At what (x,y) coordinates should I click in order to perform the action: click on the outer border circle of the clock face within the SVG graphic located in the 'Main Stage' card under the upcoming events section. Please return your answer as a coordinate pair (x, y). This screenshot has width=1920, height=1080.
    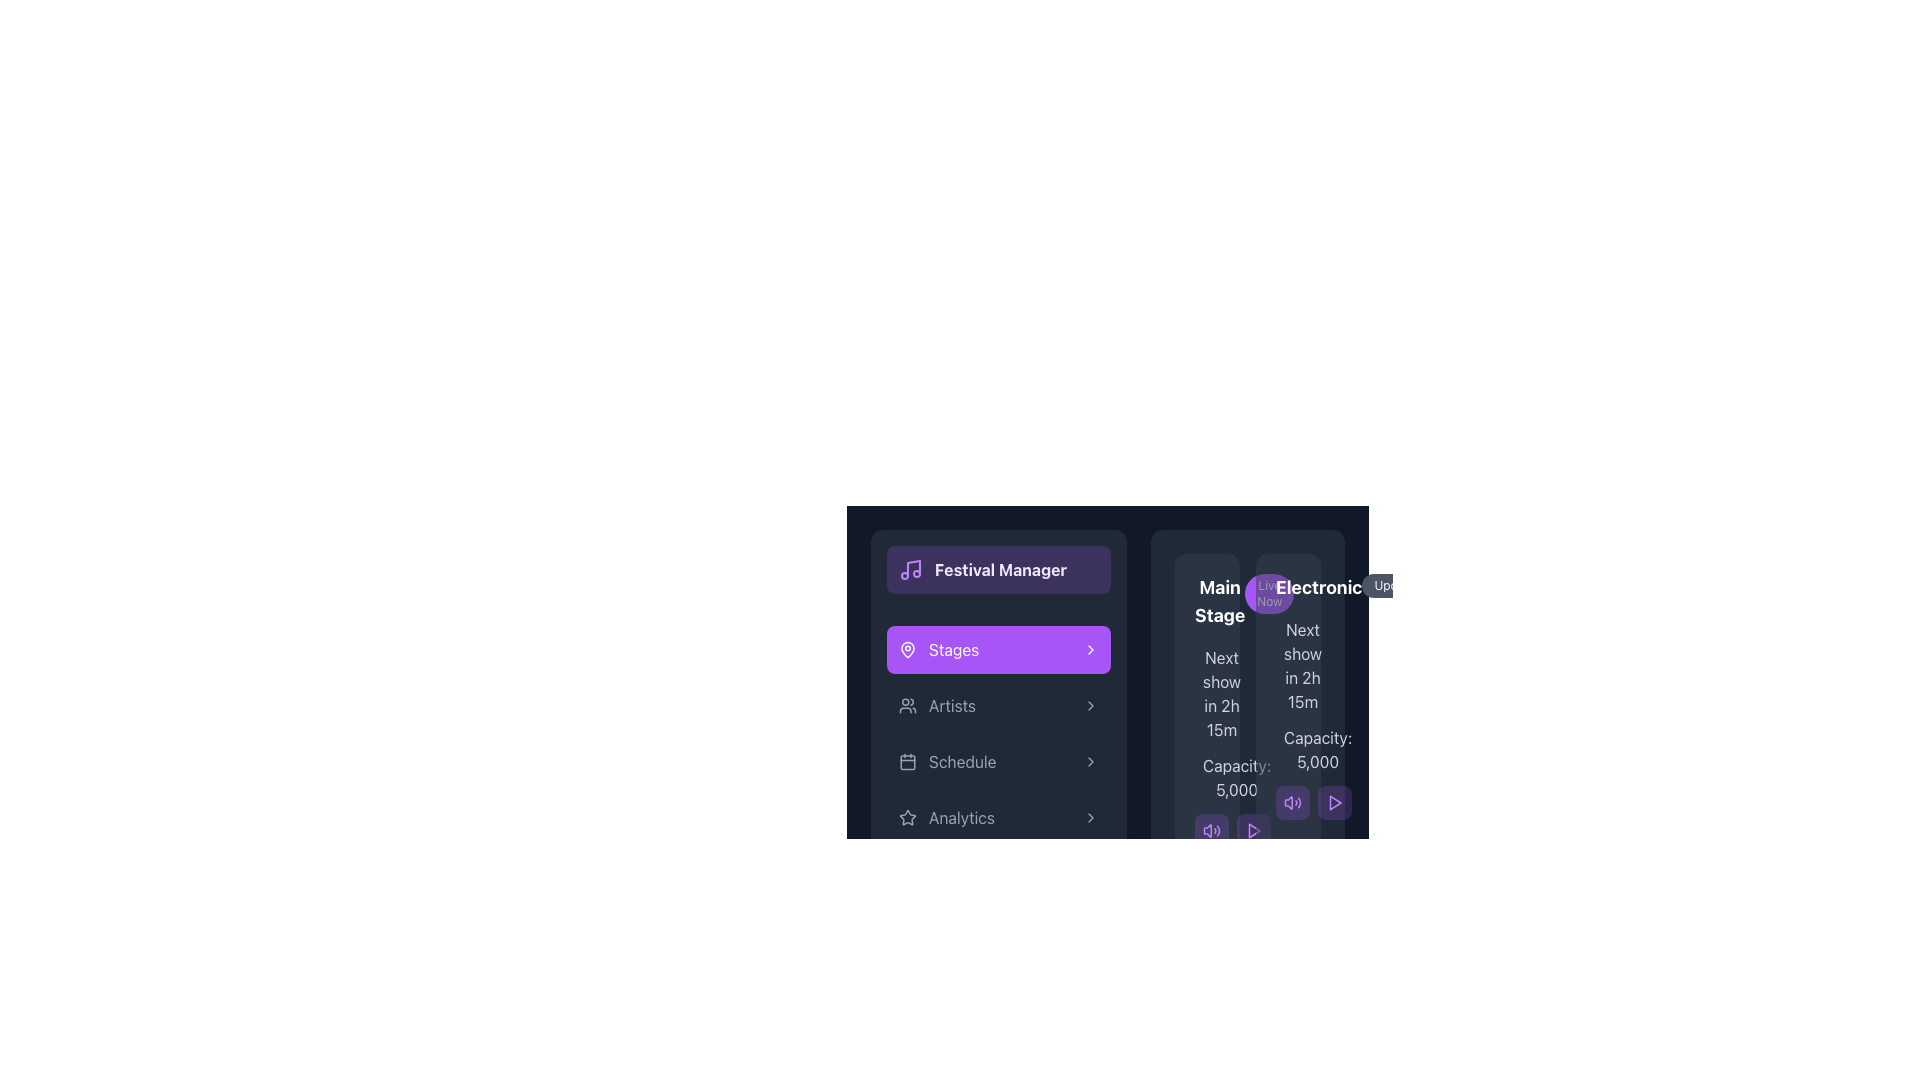
    Looking at the image, I should click on (1205, 697).